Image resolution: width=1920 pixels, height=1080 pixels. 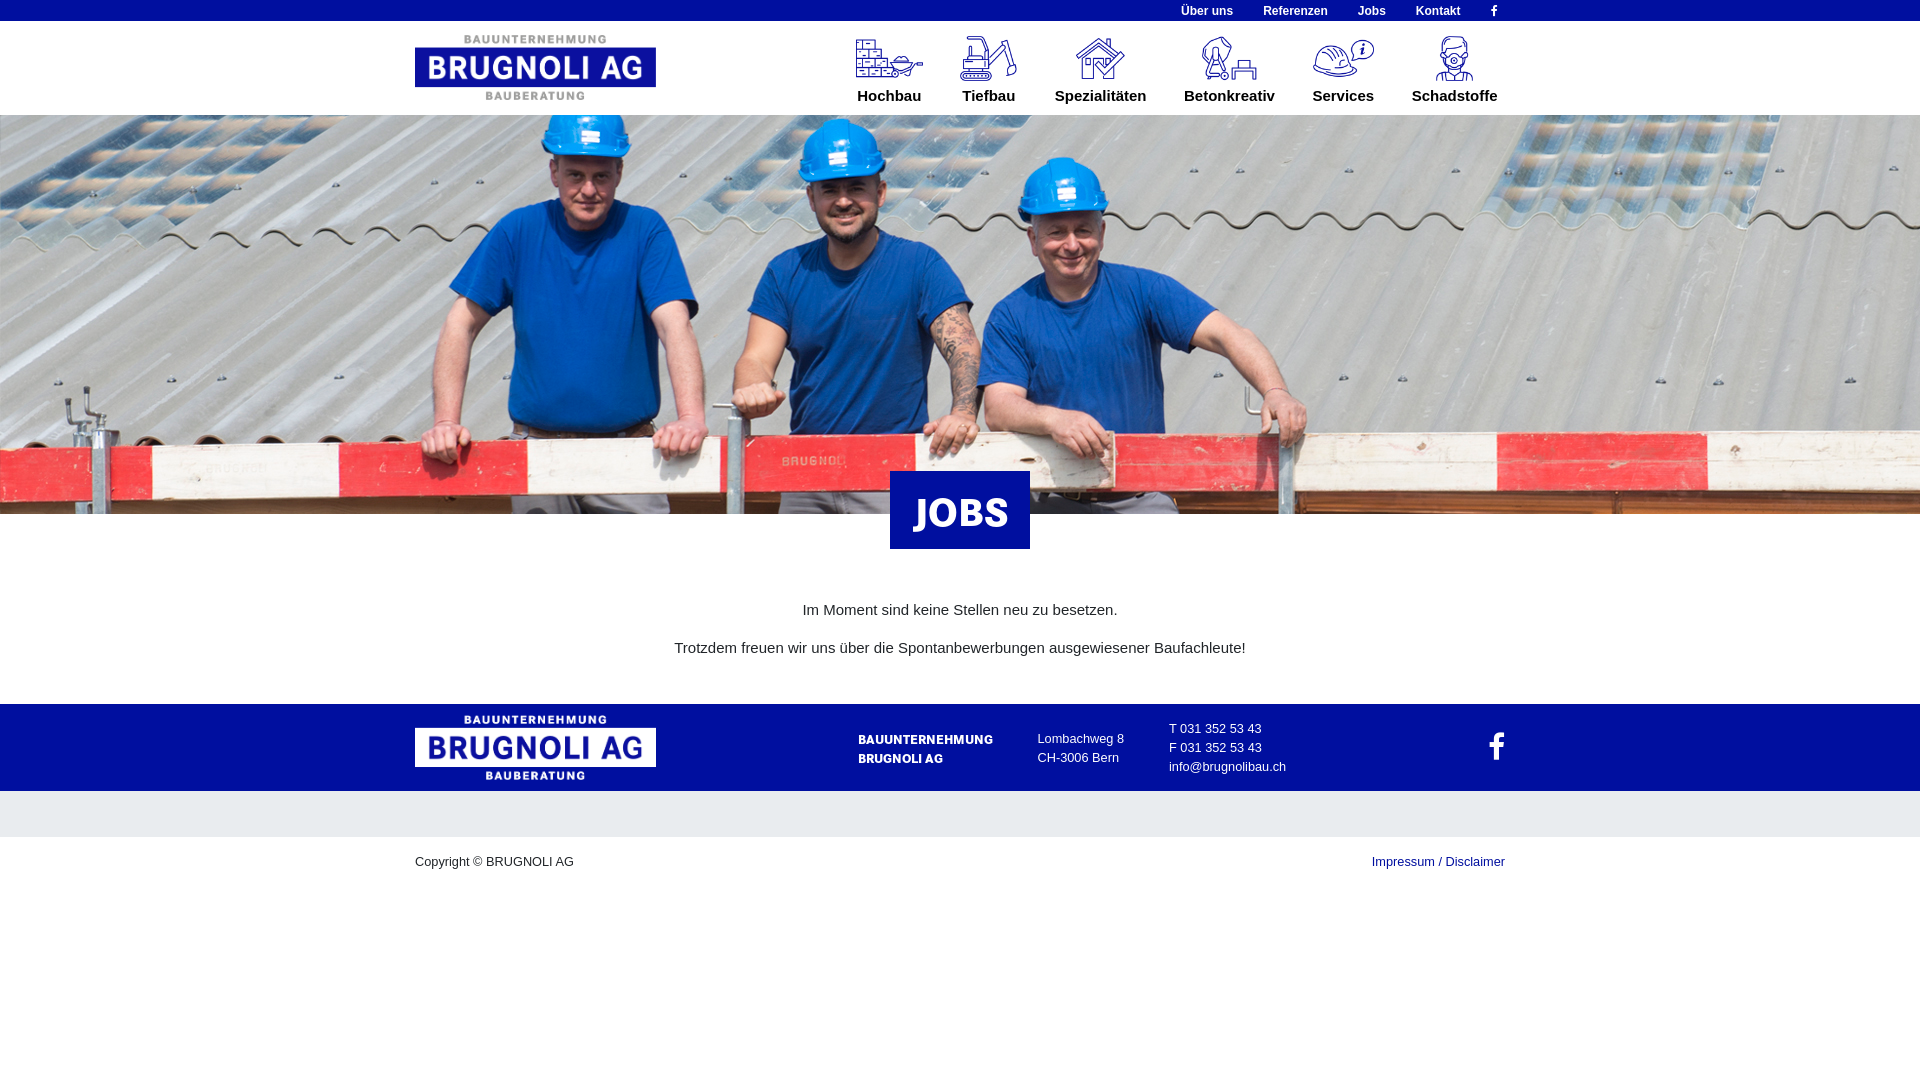 What do you see at coordinates (1228, 67) in the screenshot?
I see `'Betonkreativ'` at bounding box center [1228, 67].